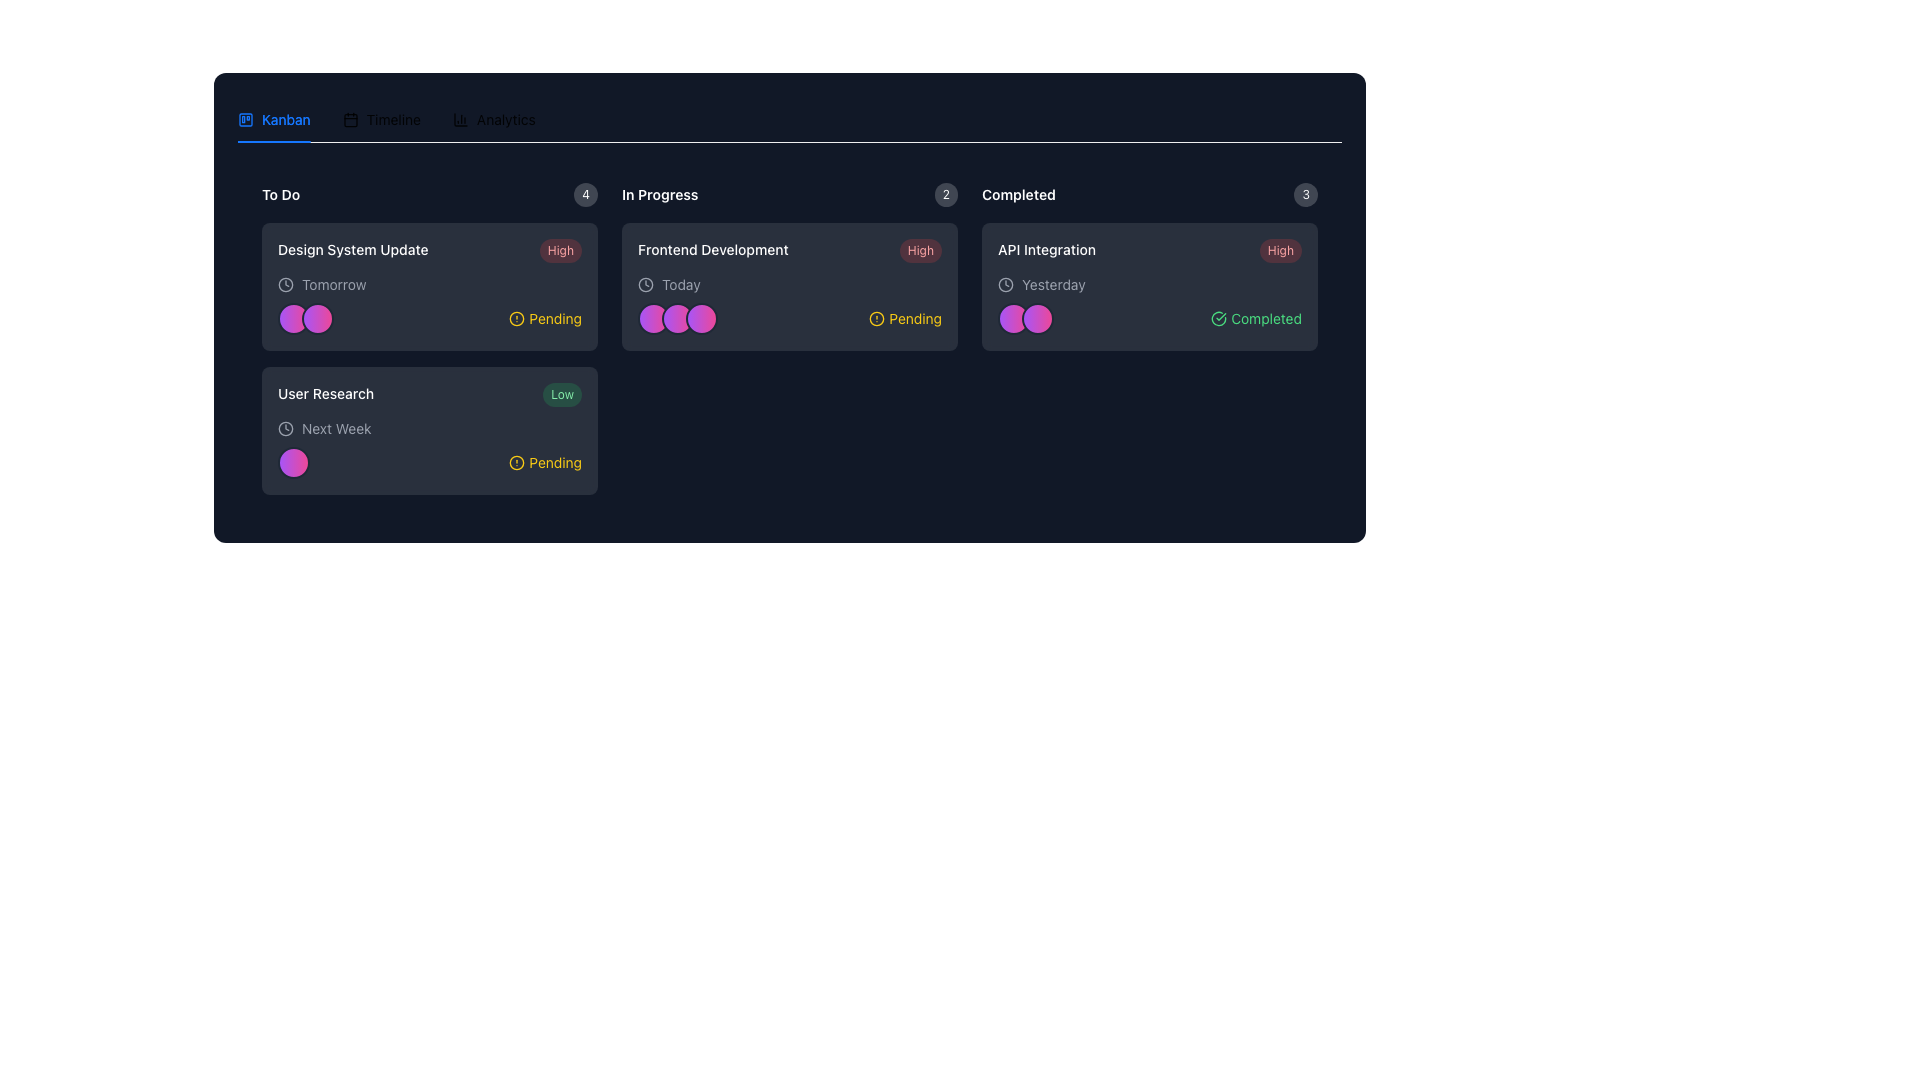 The width and height of the screenshot is (1920, 1080). Describe the element at coordinates (701, 318) in the screenshot. I see `the rightmost circular icon with a gradient background transitioning from purple to pink, located in the 'In Progress' section under the 'Frontend Development' task card` at that location.